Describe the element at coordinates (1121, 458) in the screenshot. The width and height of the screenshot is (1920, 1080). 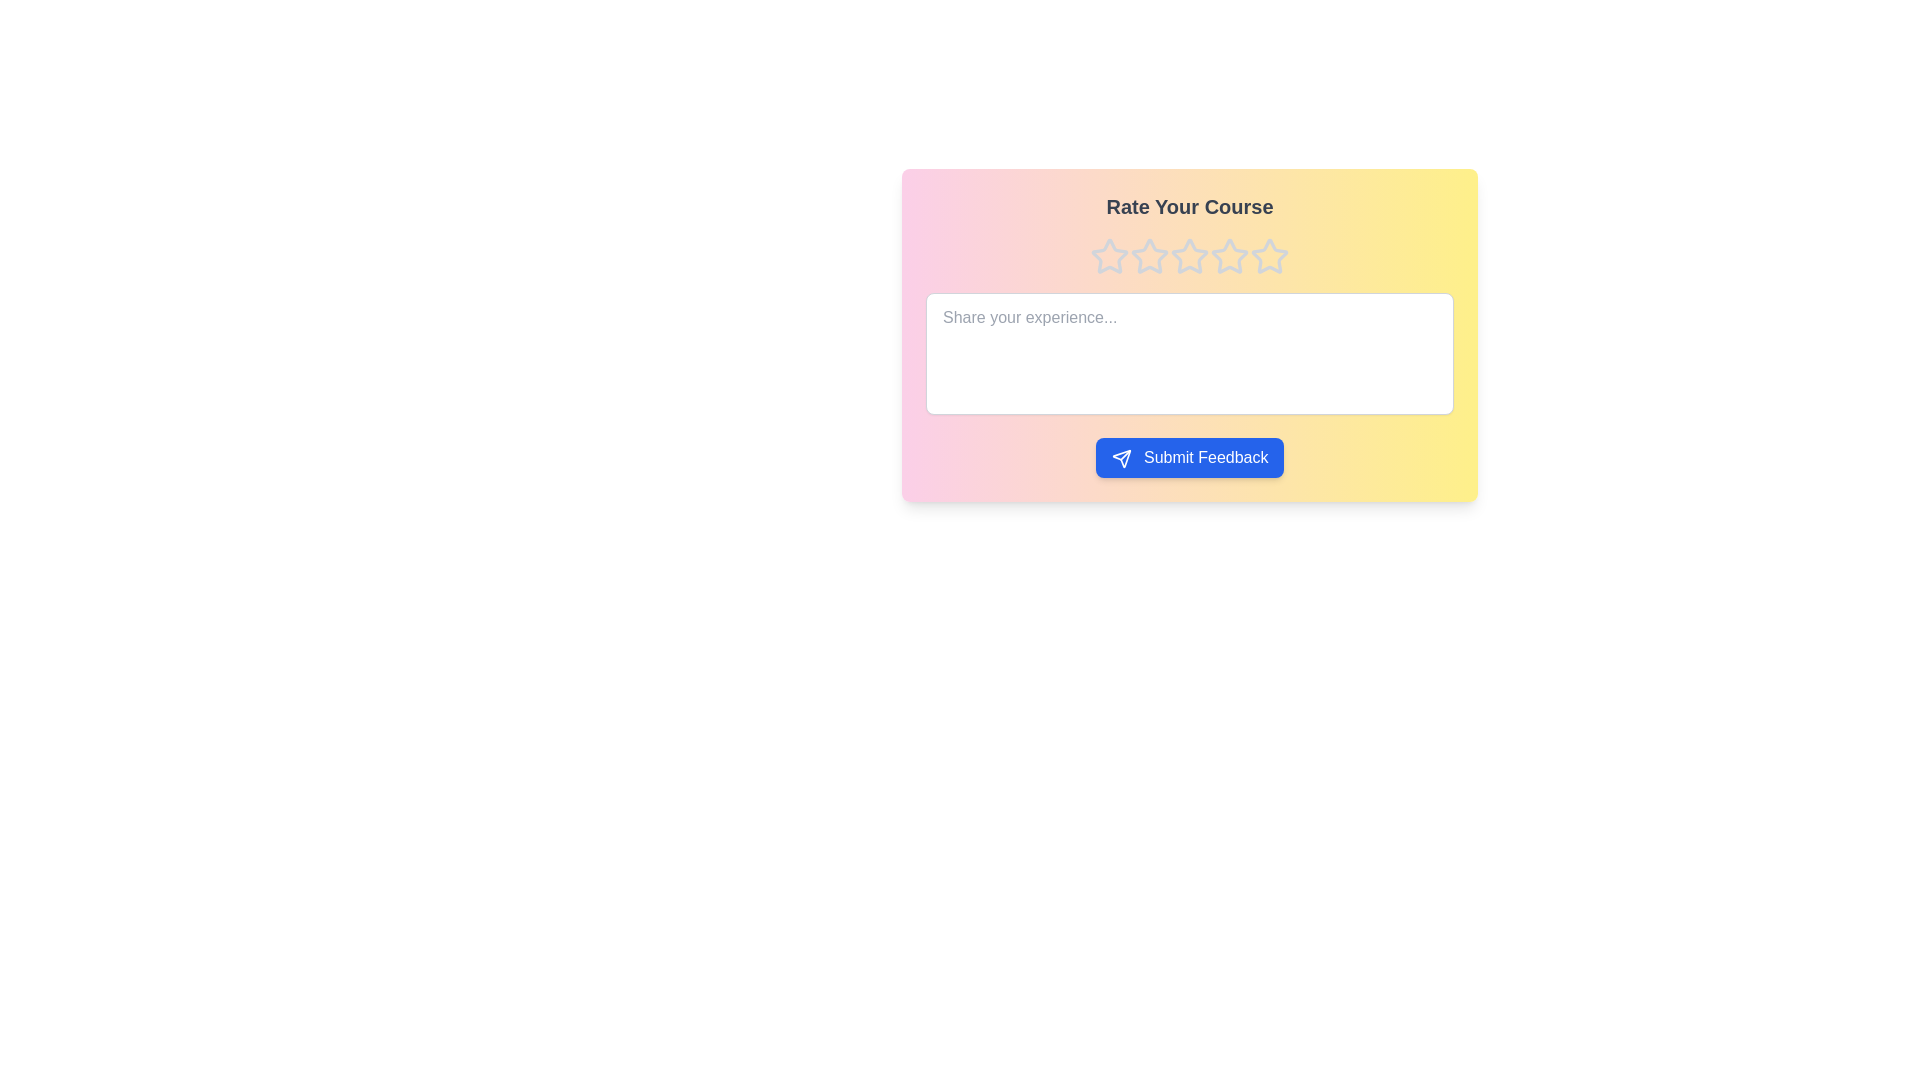
I see `the 'Submit Feedback' button that contains the decorative SVG 'send' icon representing the action of submitting feedback` at that location.